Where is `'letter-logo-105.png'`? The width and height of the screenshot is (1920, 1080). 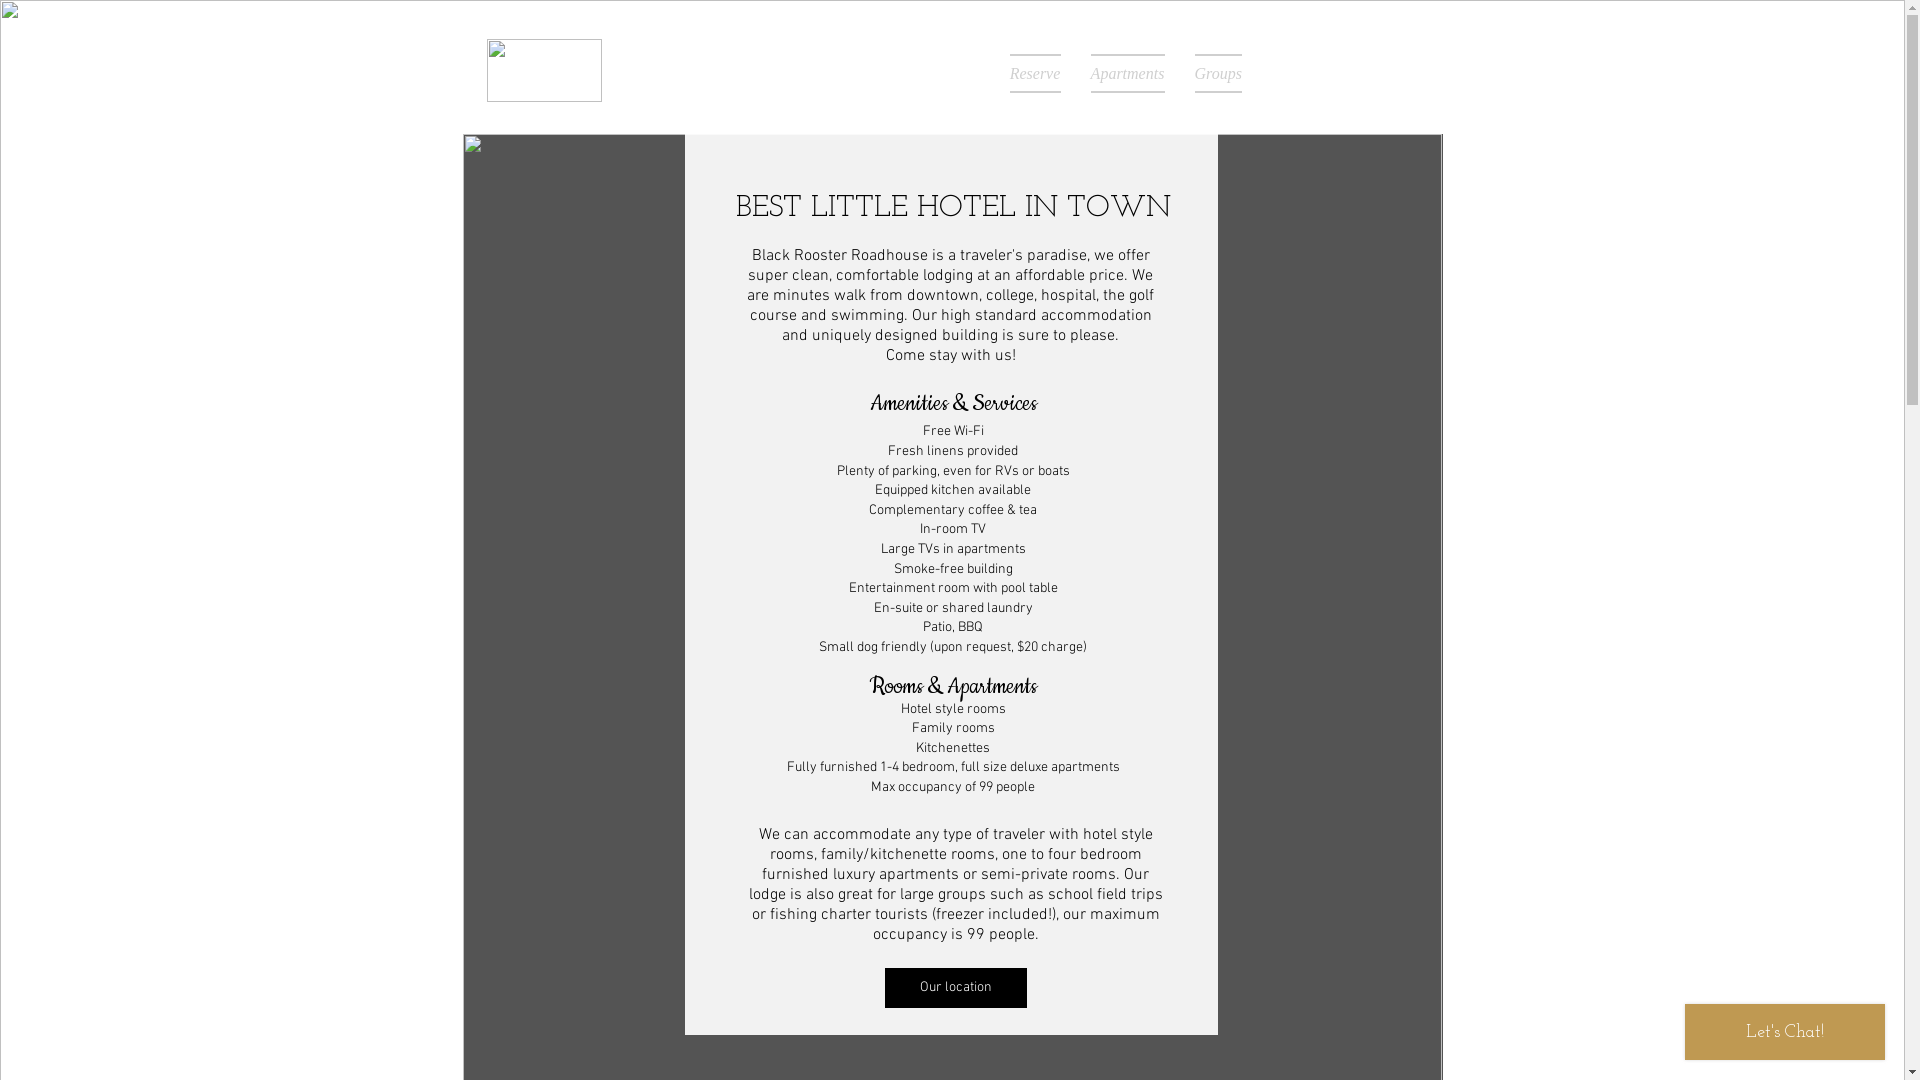
'letter-logo-105.png' is located at coordinates (543, 69).